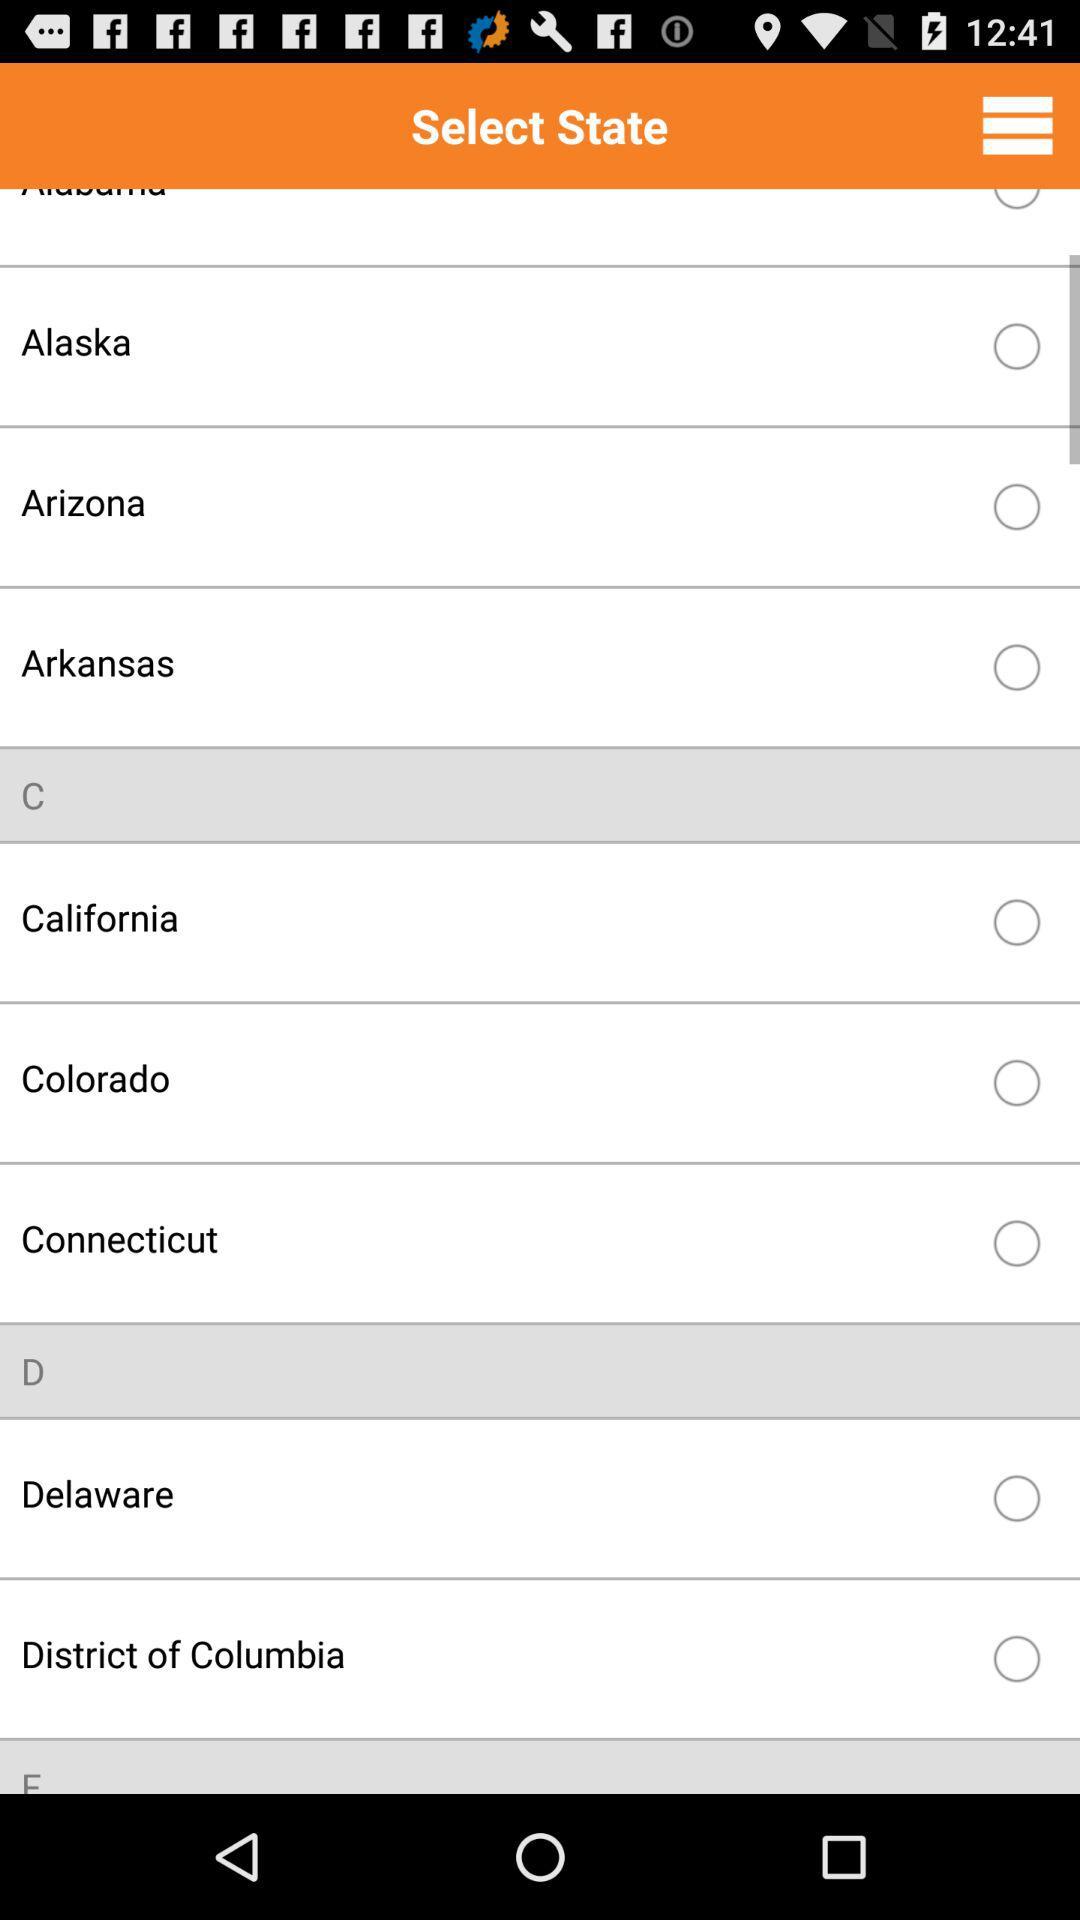 The height and width of the screenshot is (1920, 1080). I want to click on icon above delaware item, so click(33, 1370).